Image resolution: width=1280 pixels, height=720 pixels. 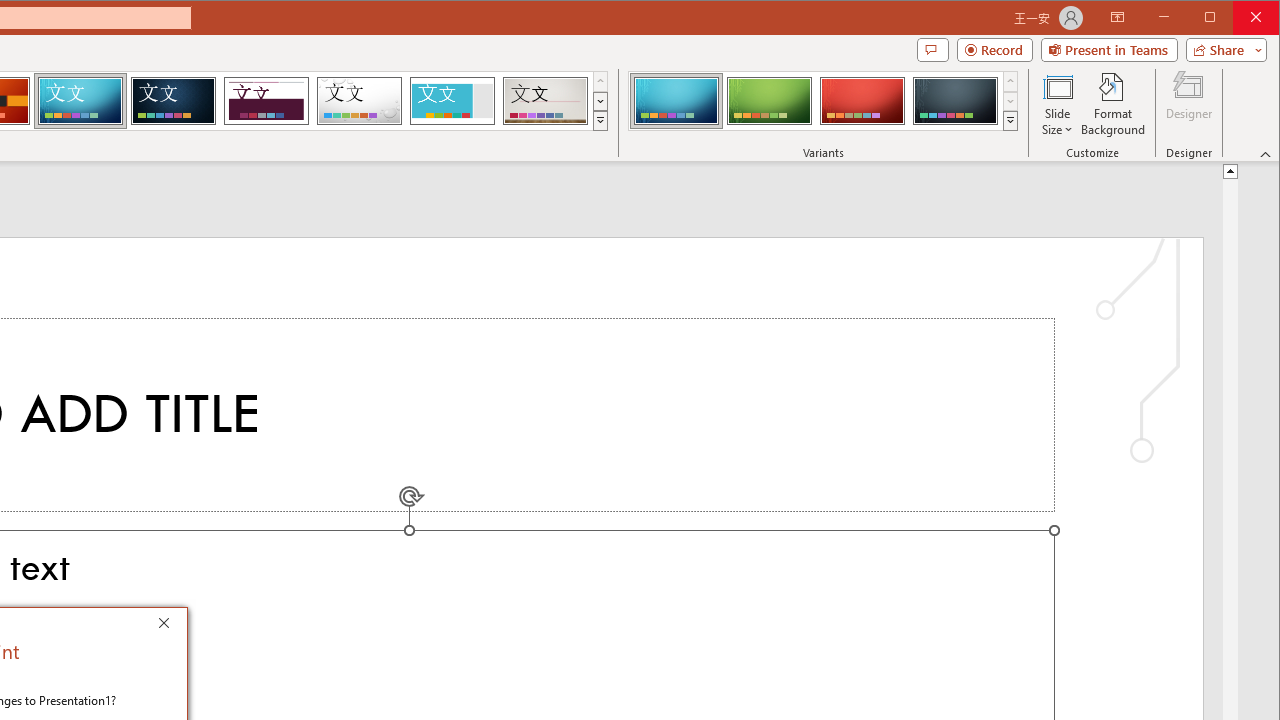 I want to click on 'Circuit Variant 3', so click(x=862, y=100).